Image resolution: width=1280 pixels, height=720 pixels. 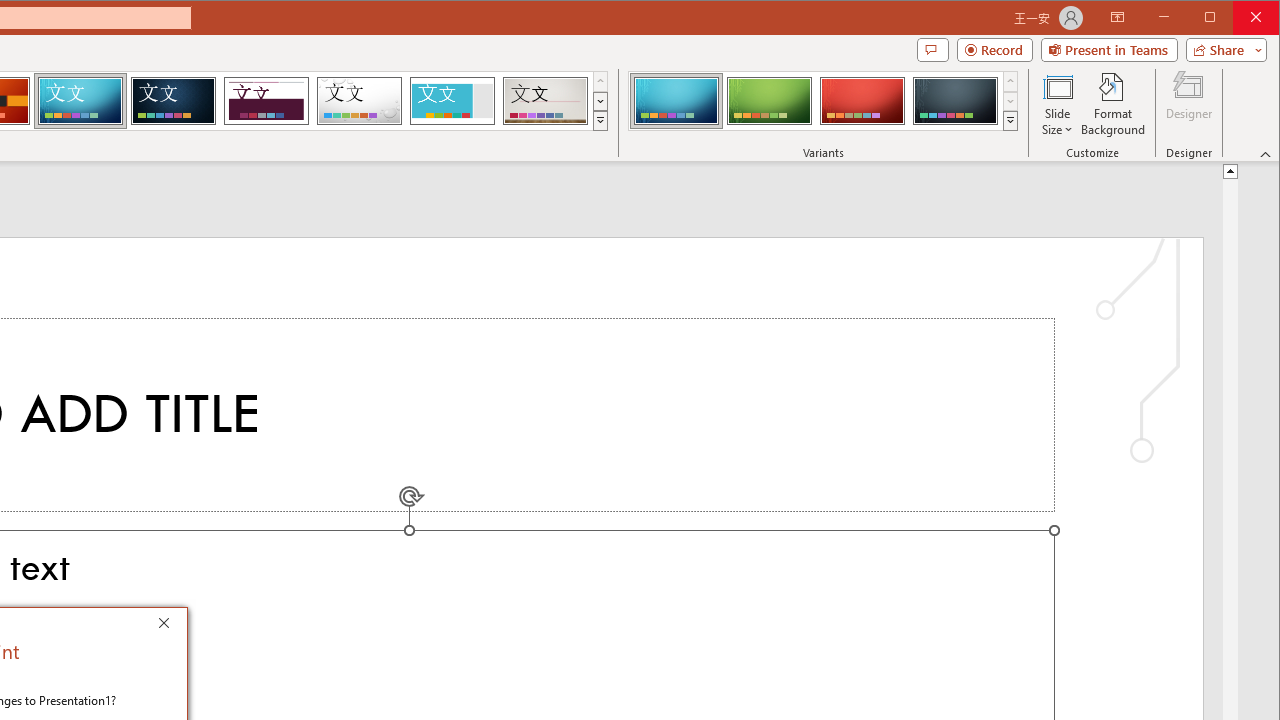 I want to click on 'Circuit Variant 3', so click(x=862, y=100).